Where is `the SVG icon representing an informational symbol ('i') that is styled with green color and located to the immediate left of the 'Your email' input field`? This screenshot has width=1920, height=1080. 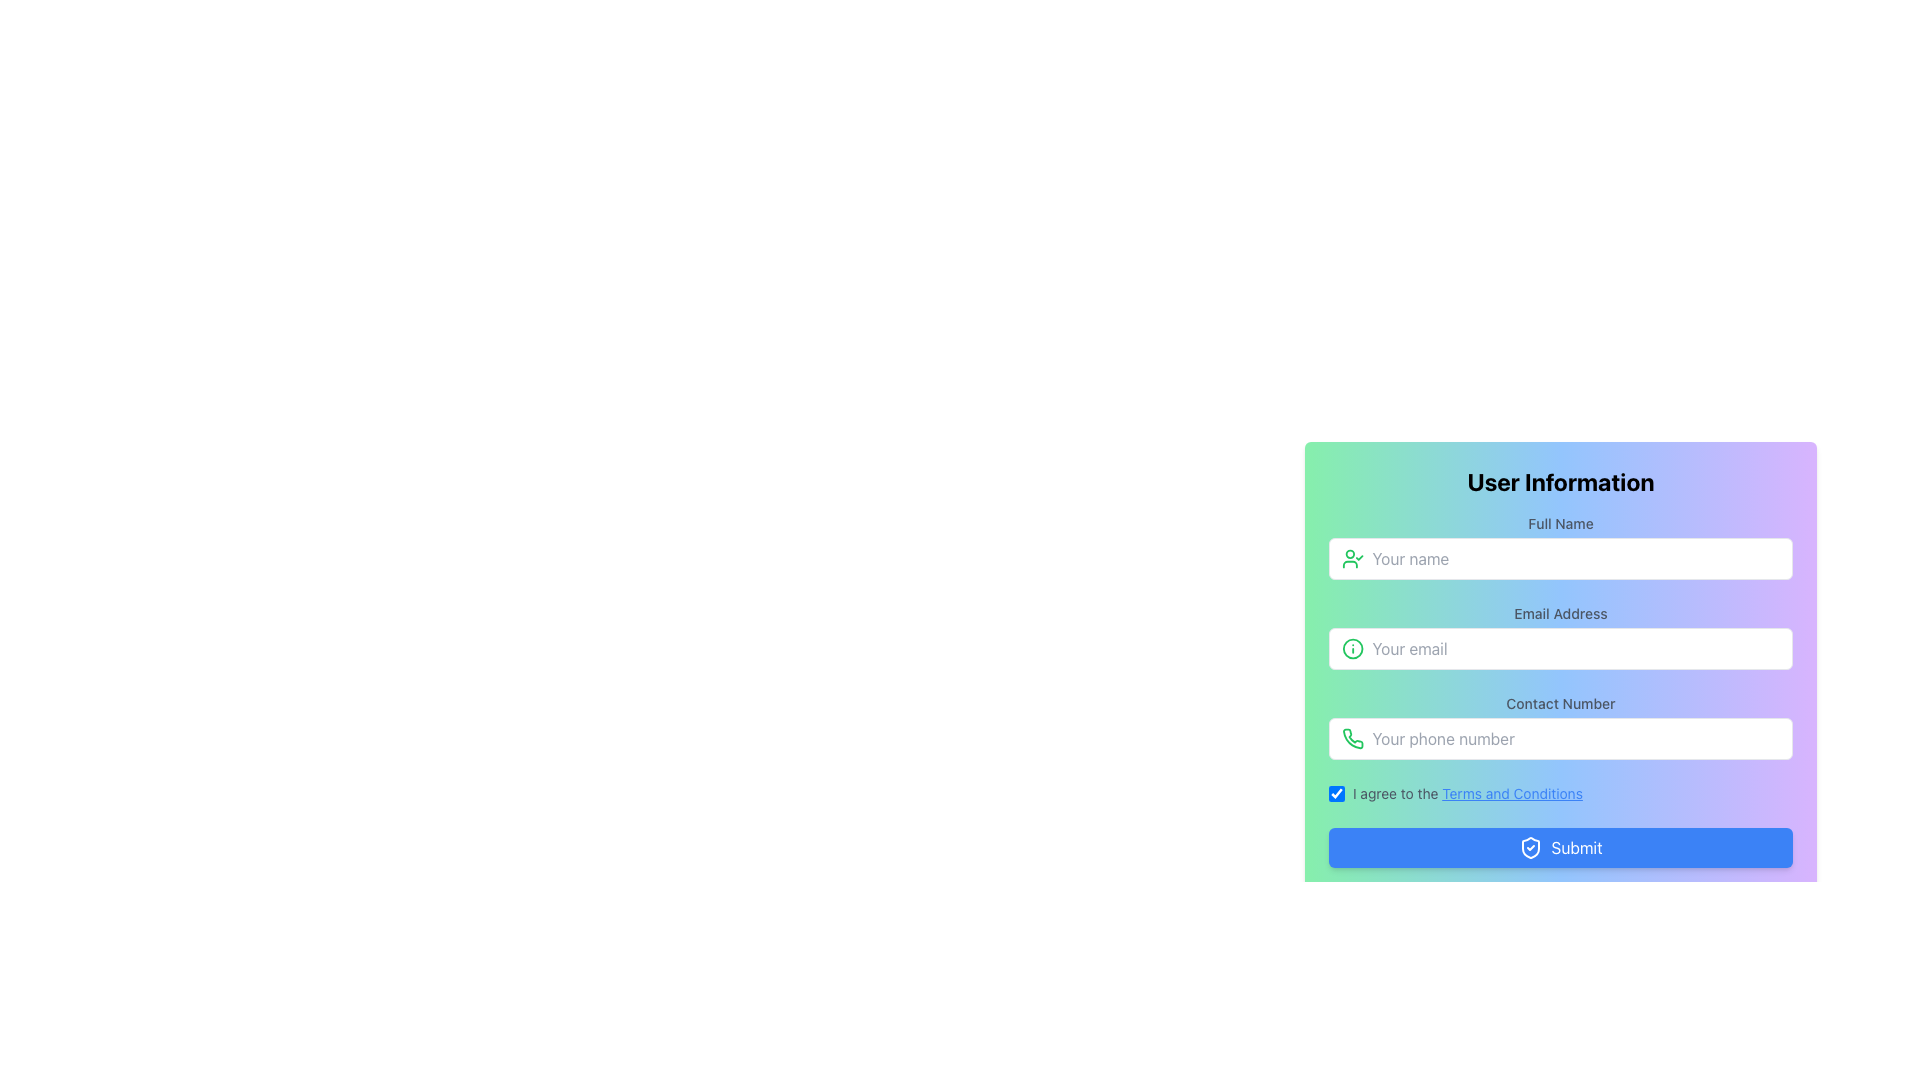 the SVG icon representing an informational symbol ('i') that is styled with green color and located to the immediate left of the 'Your email' input field is located at coordinates (1353, 648).